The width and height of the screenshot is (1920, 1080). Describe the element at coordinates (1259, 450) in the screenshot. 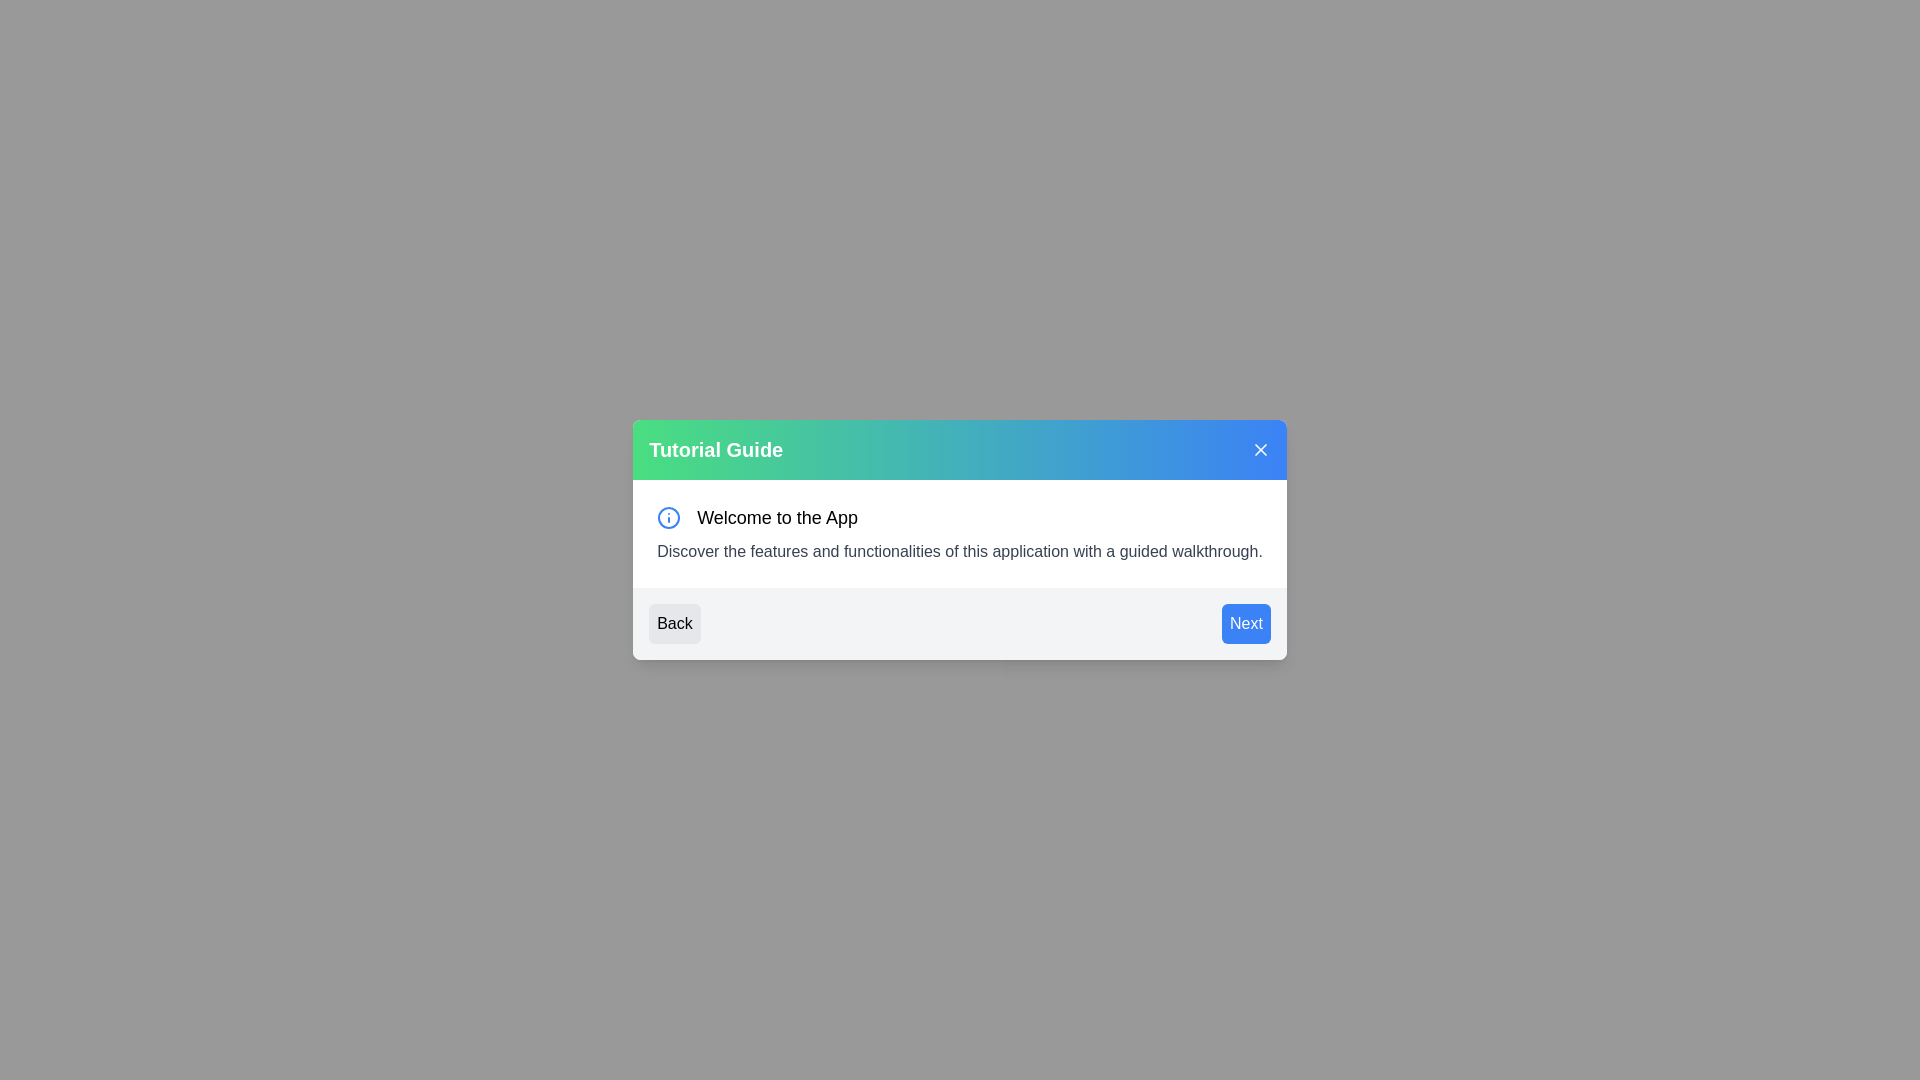

I see `the close icon in the top-right corner of the modal window` at that location.